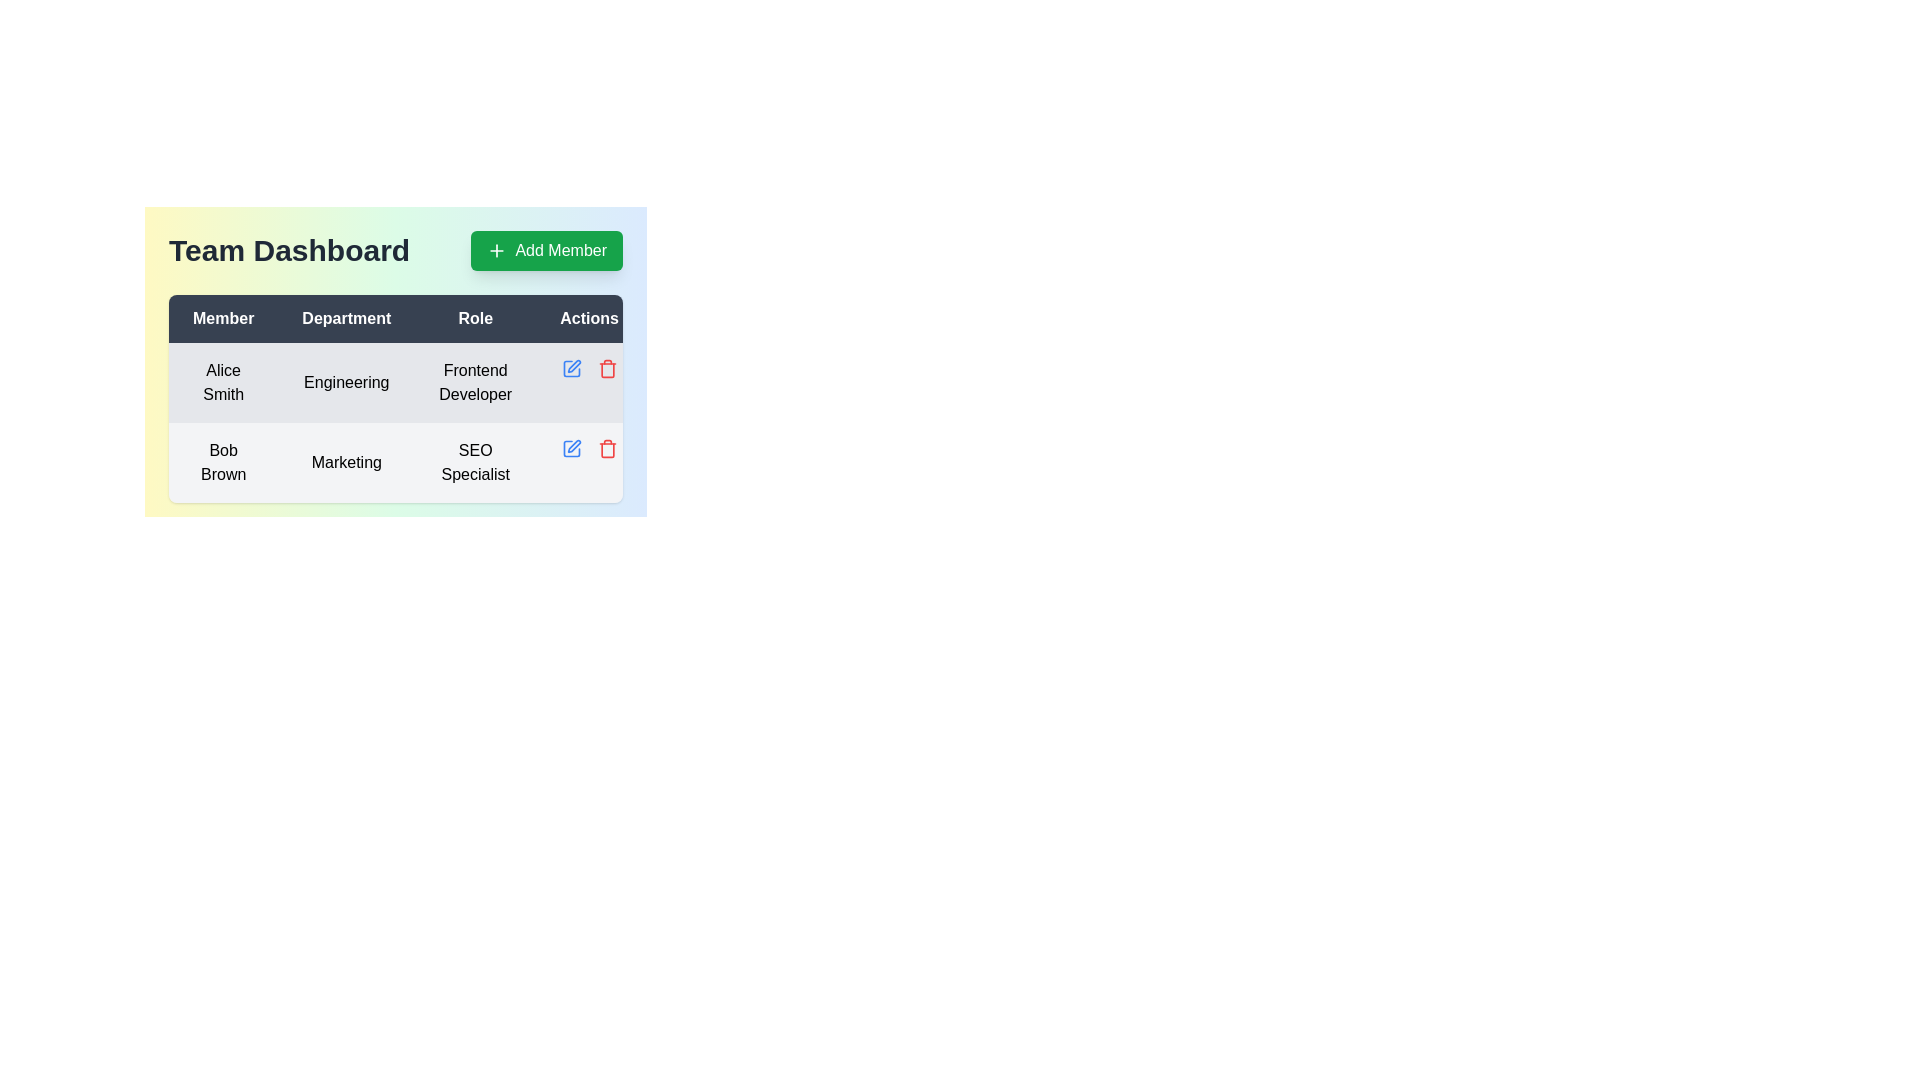 The width and height of the screenshot is (1920, 1080). Describe the element at coordinates (497, 249) in the screenshot. I see `the circular '+' icon with a green background located at the top-right corner of the 'Team Dashboard' interface` at that location.